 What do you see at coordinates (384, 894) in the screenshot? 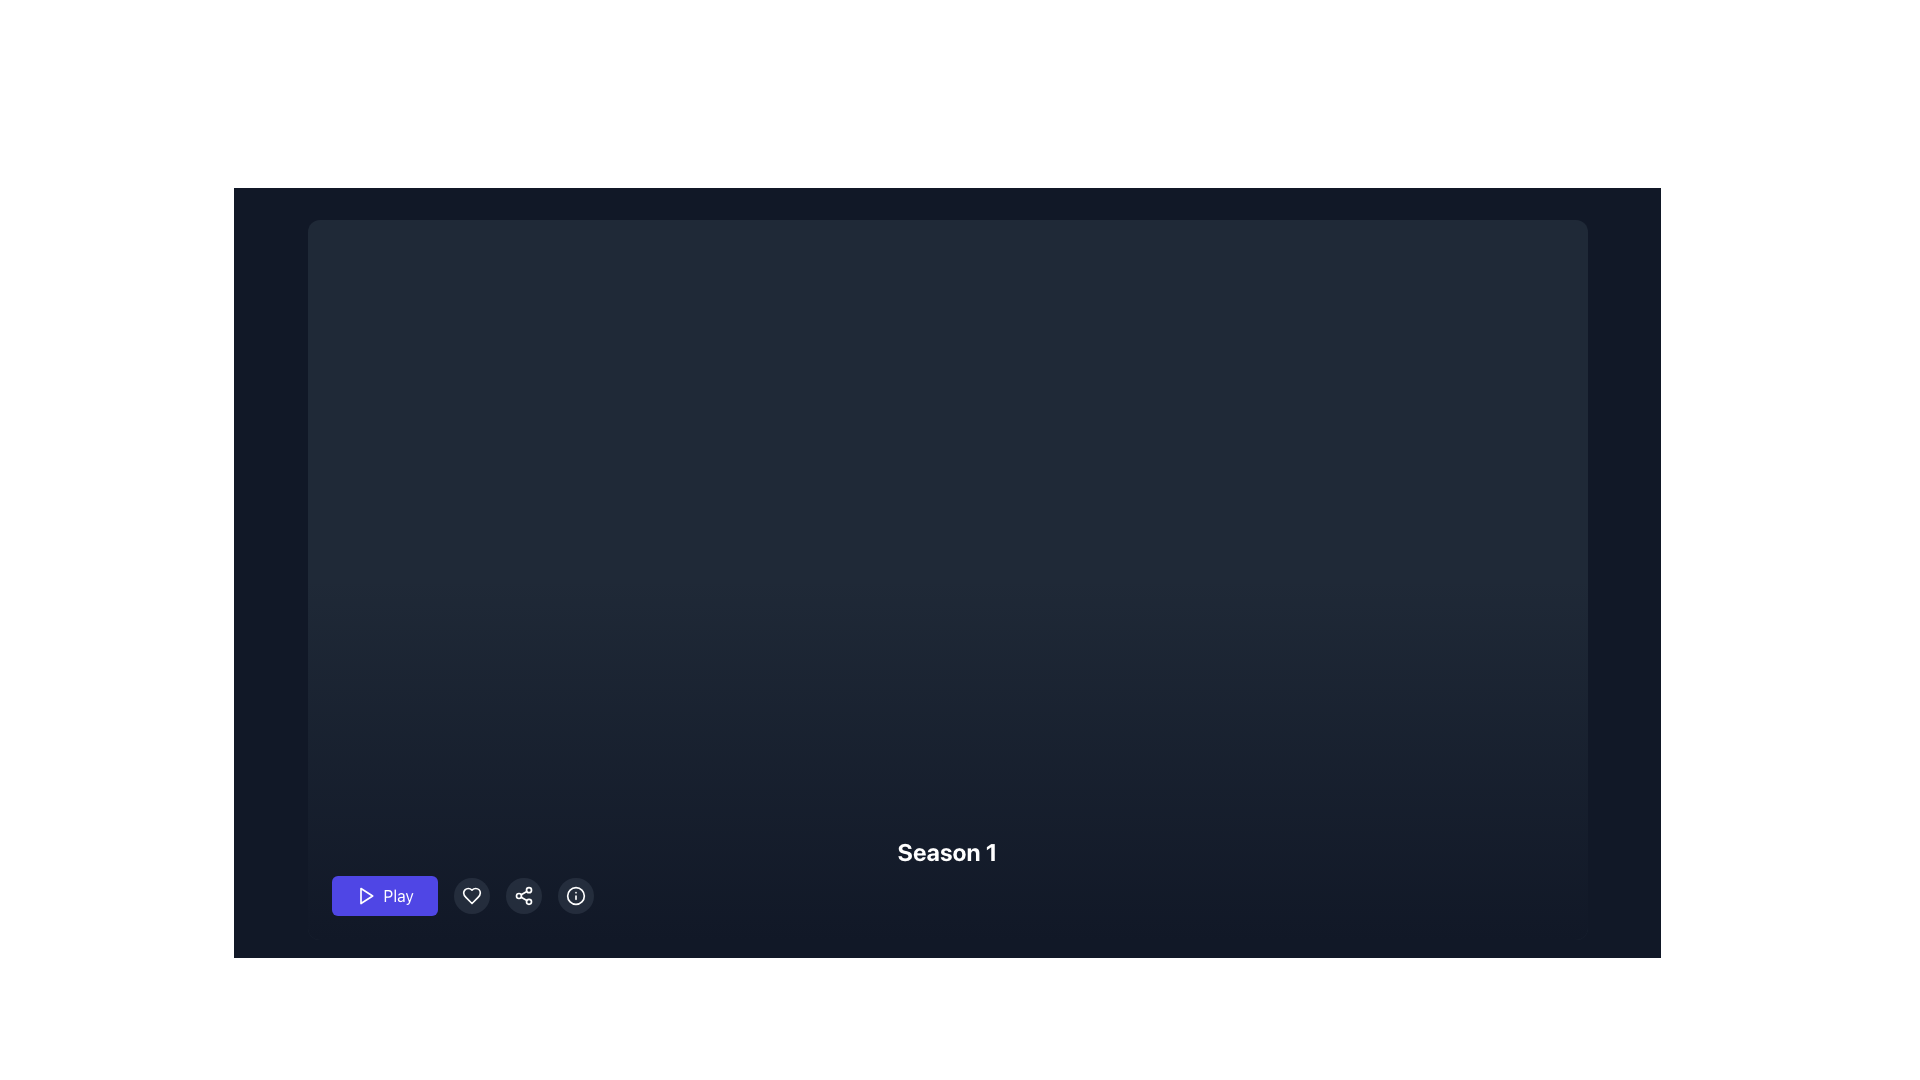
I see `the indigo 'Play' button with a white play icon` at bounding box center [384, 894].